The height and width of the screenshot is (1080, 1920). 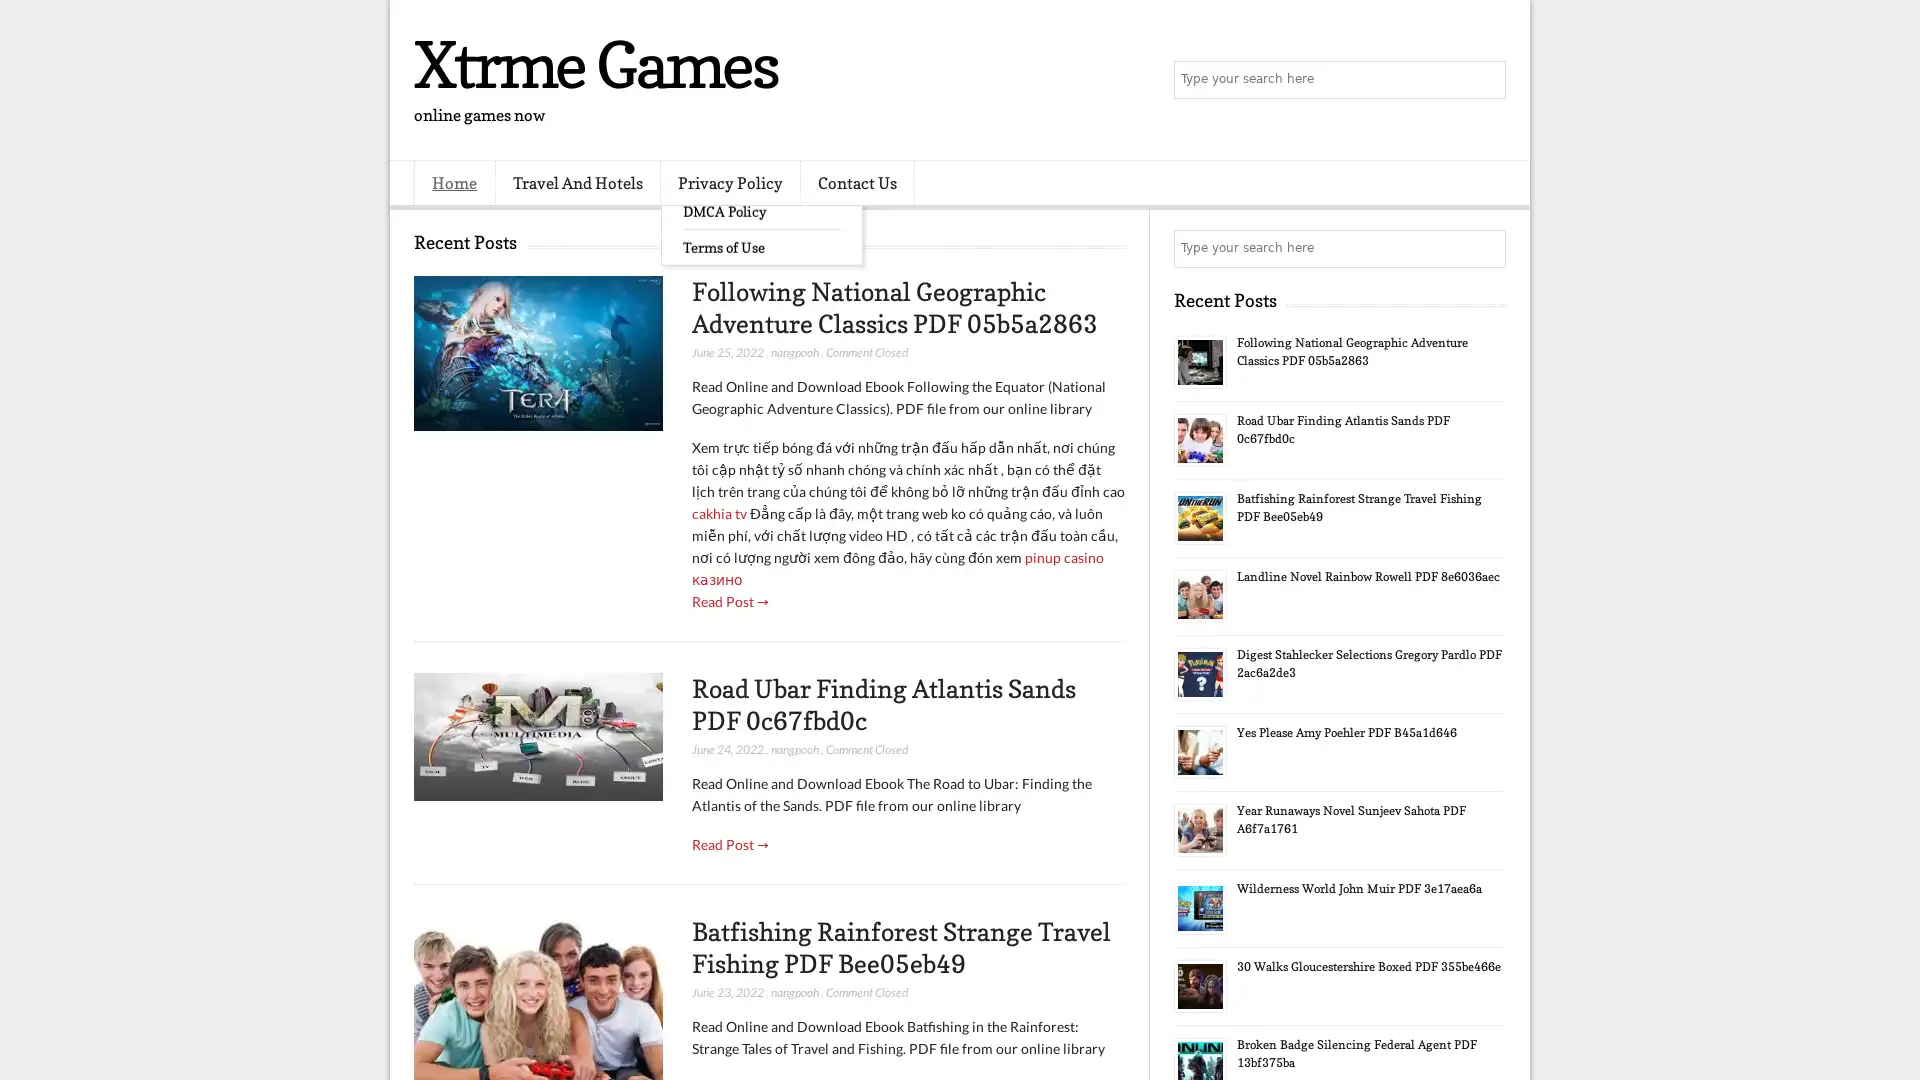 I want to click on Search, so click(x=1485, y=80).